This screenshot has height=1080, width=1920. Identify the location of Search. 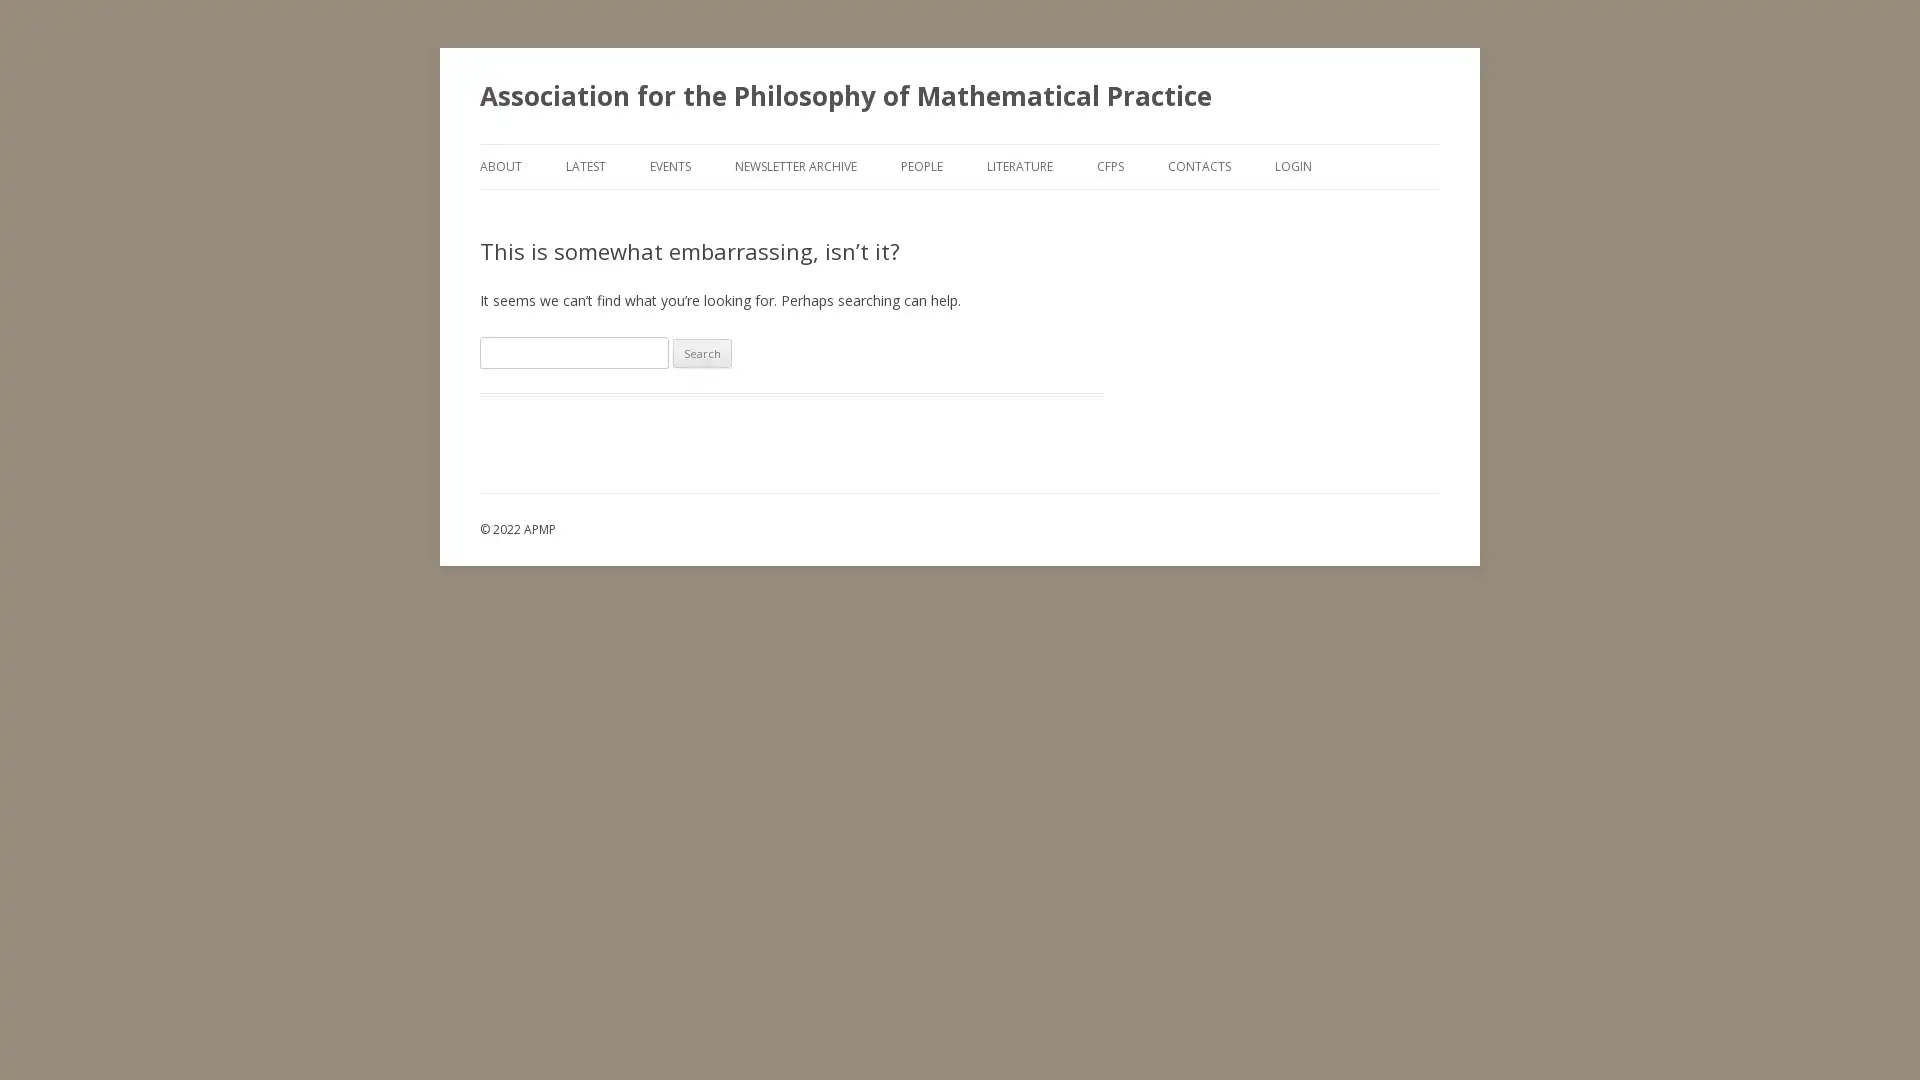
(702, 352).